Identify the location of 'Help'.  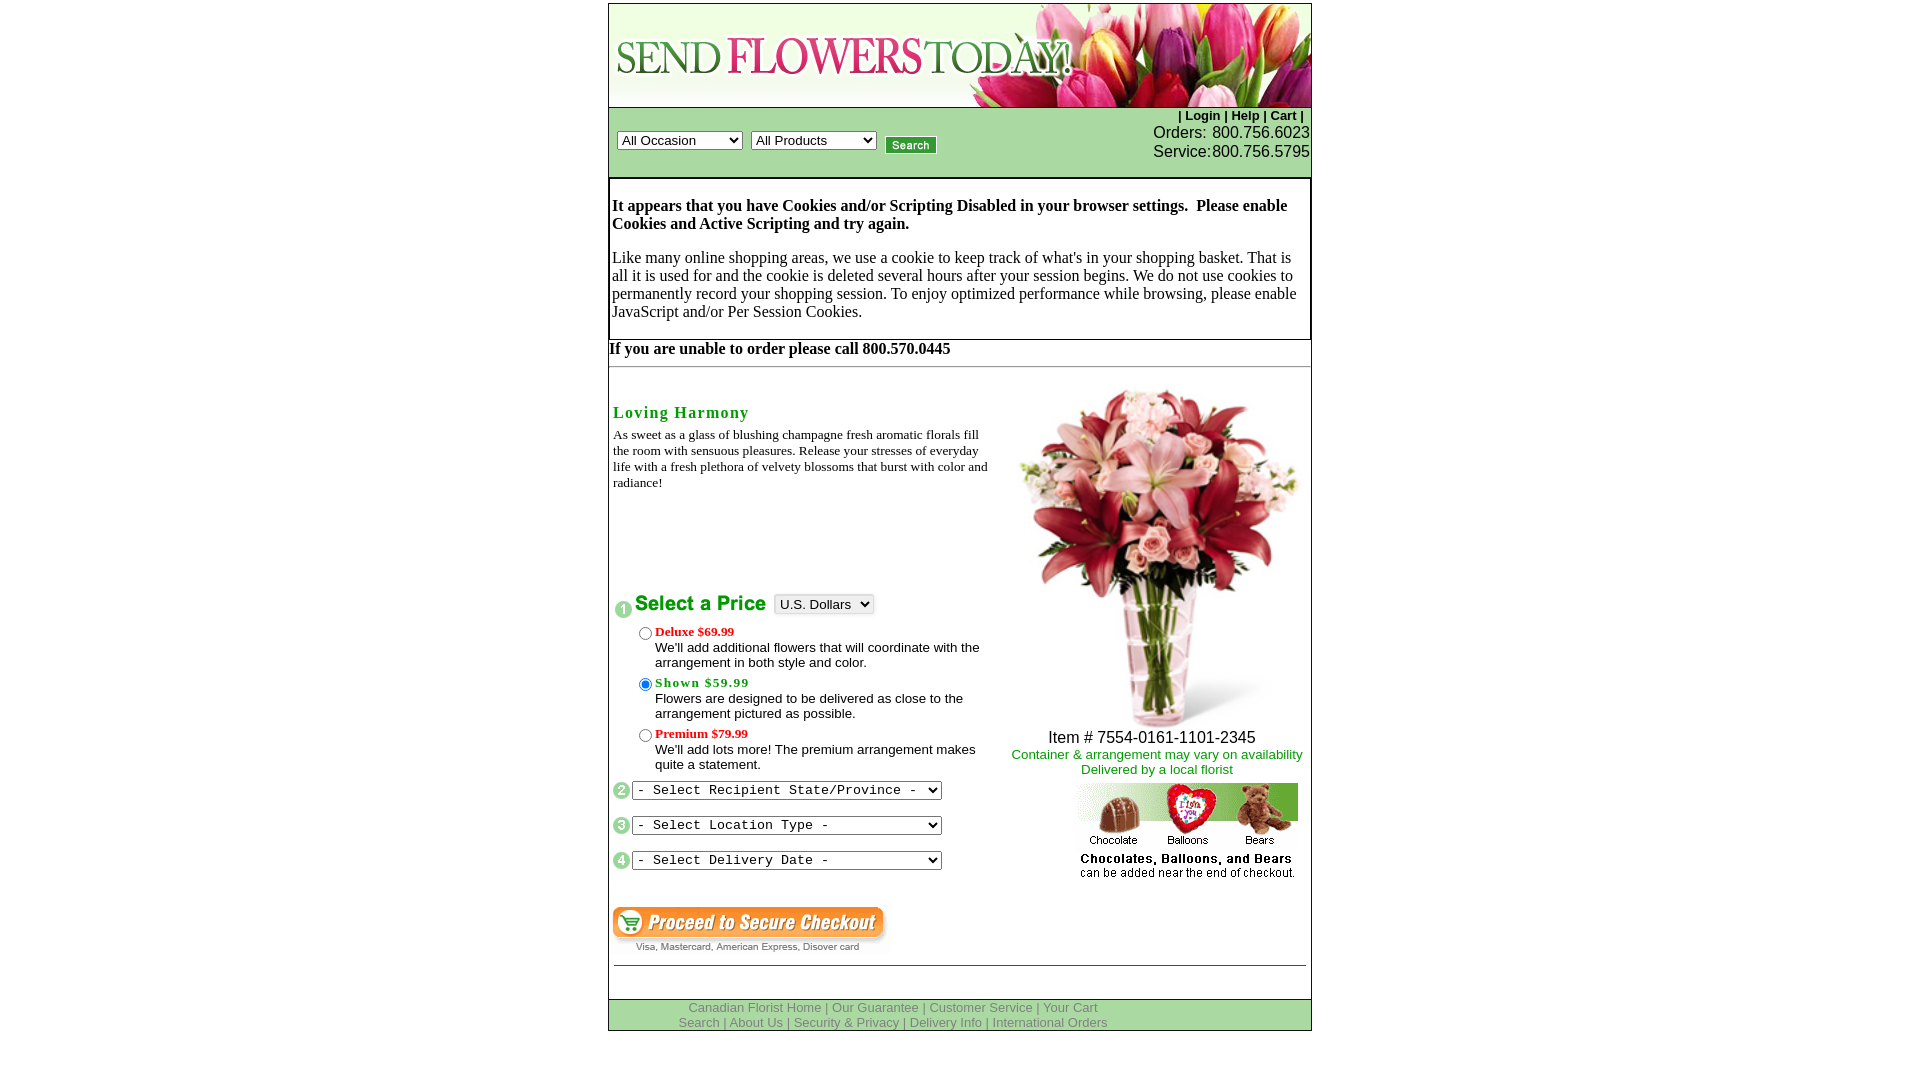
(1229, 115).